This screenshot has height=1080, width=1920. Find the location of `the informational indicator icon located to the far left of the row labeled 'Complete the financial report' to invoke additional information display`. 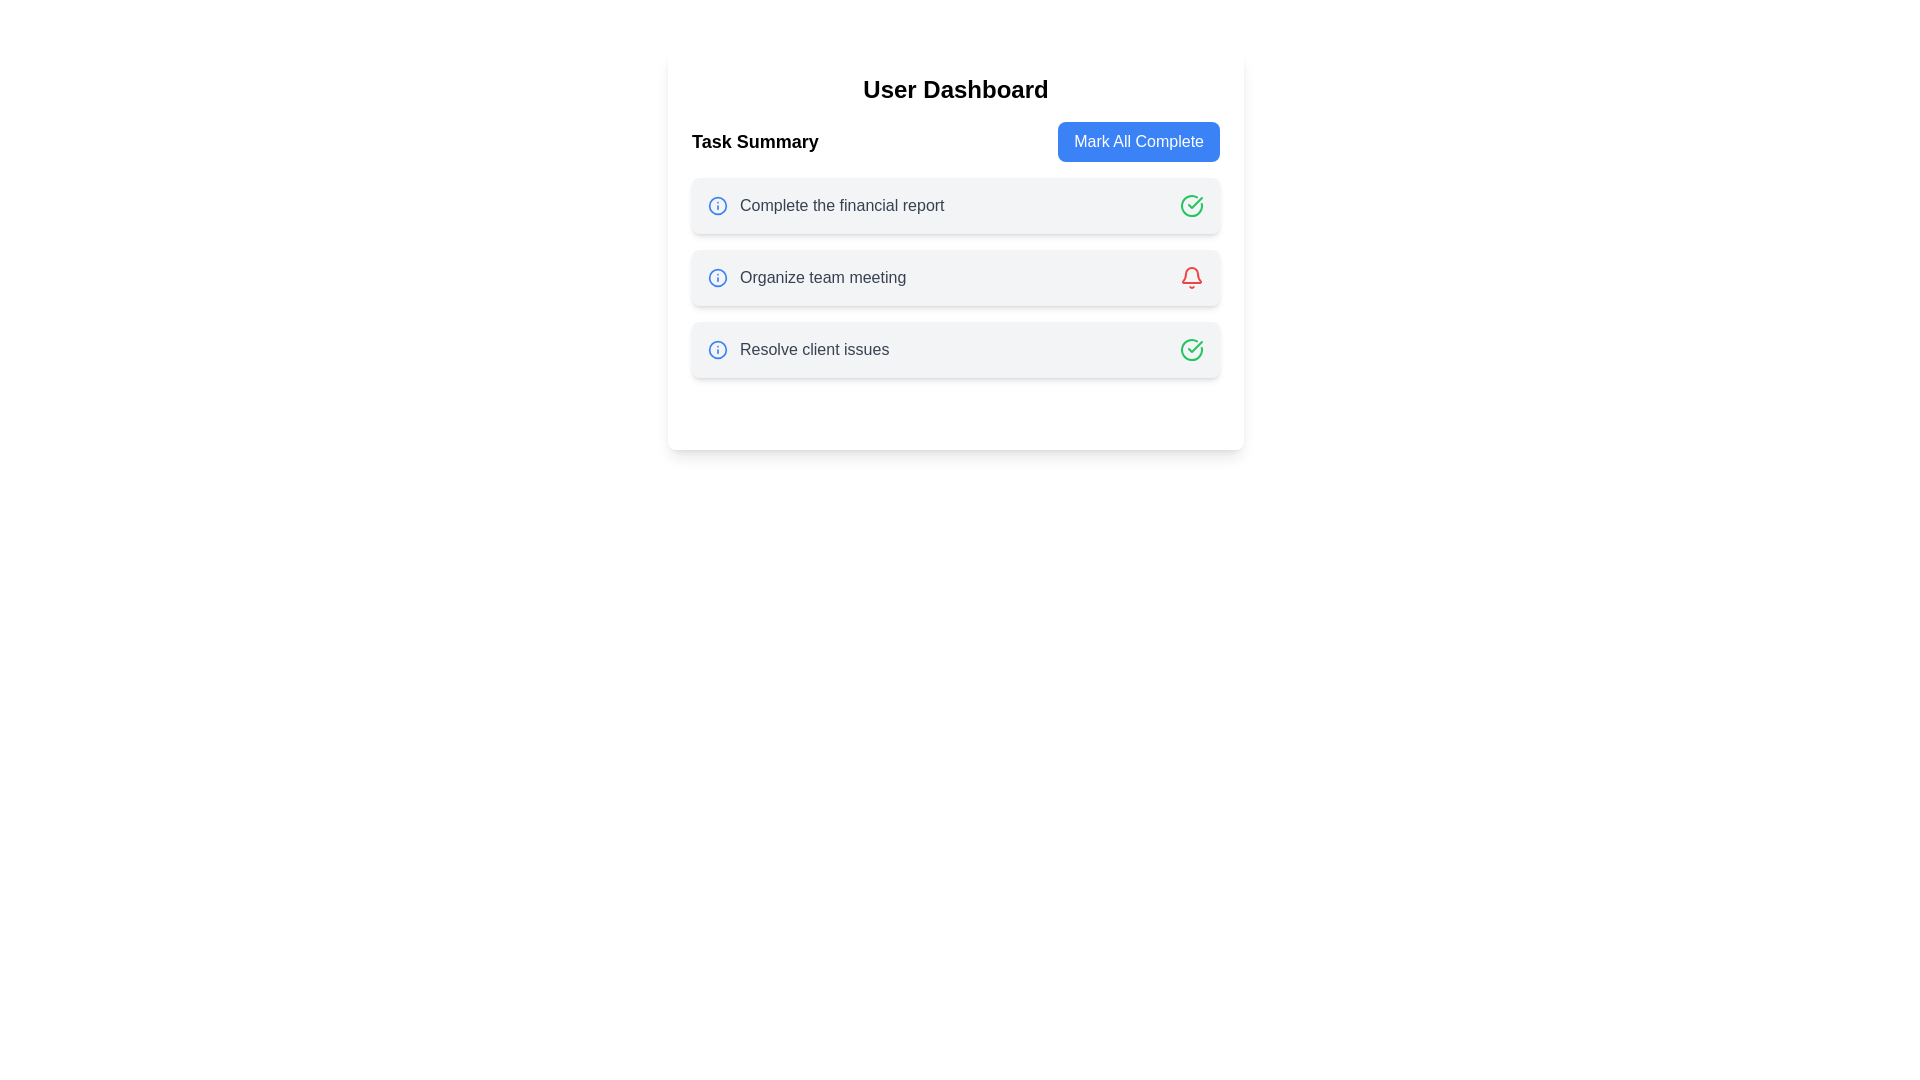

the informational indicator icon located to the far left of the row labeled 'Complete the financial report' to invoke additional information display is located at coordinates (718, 205).